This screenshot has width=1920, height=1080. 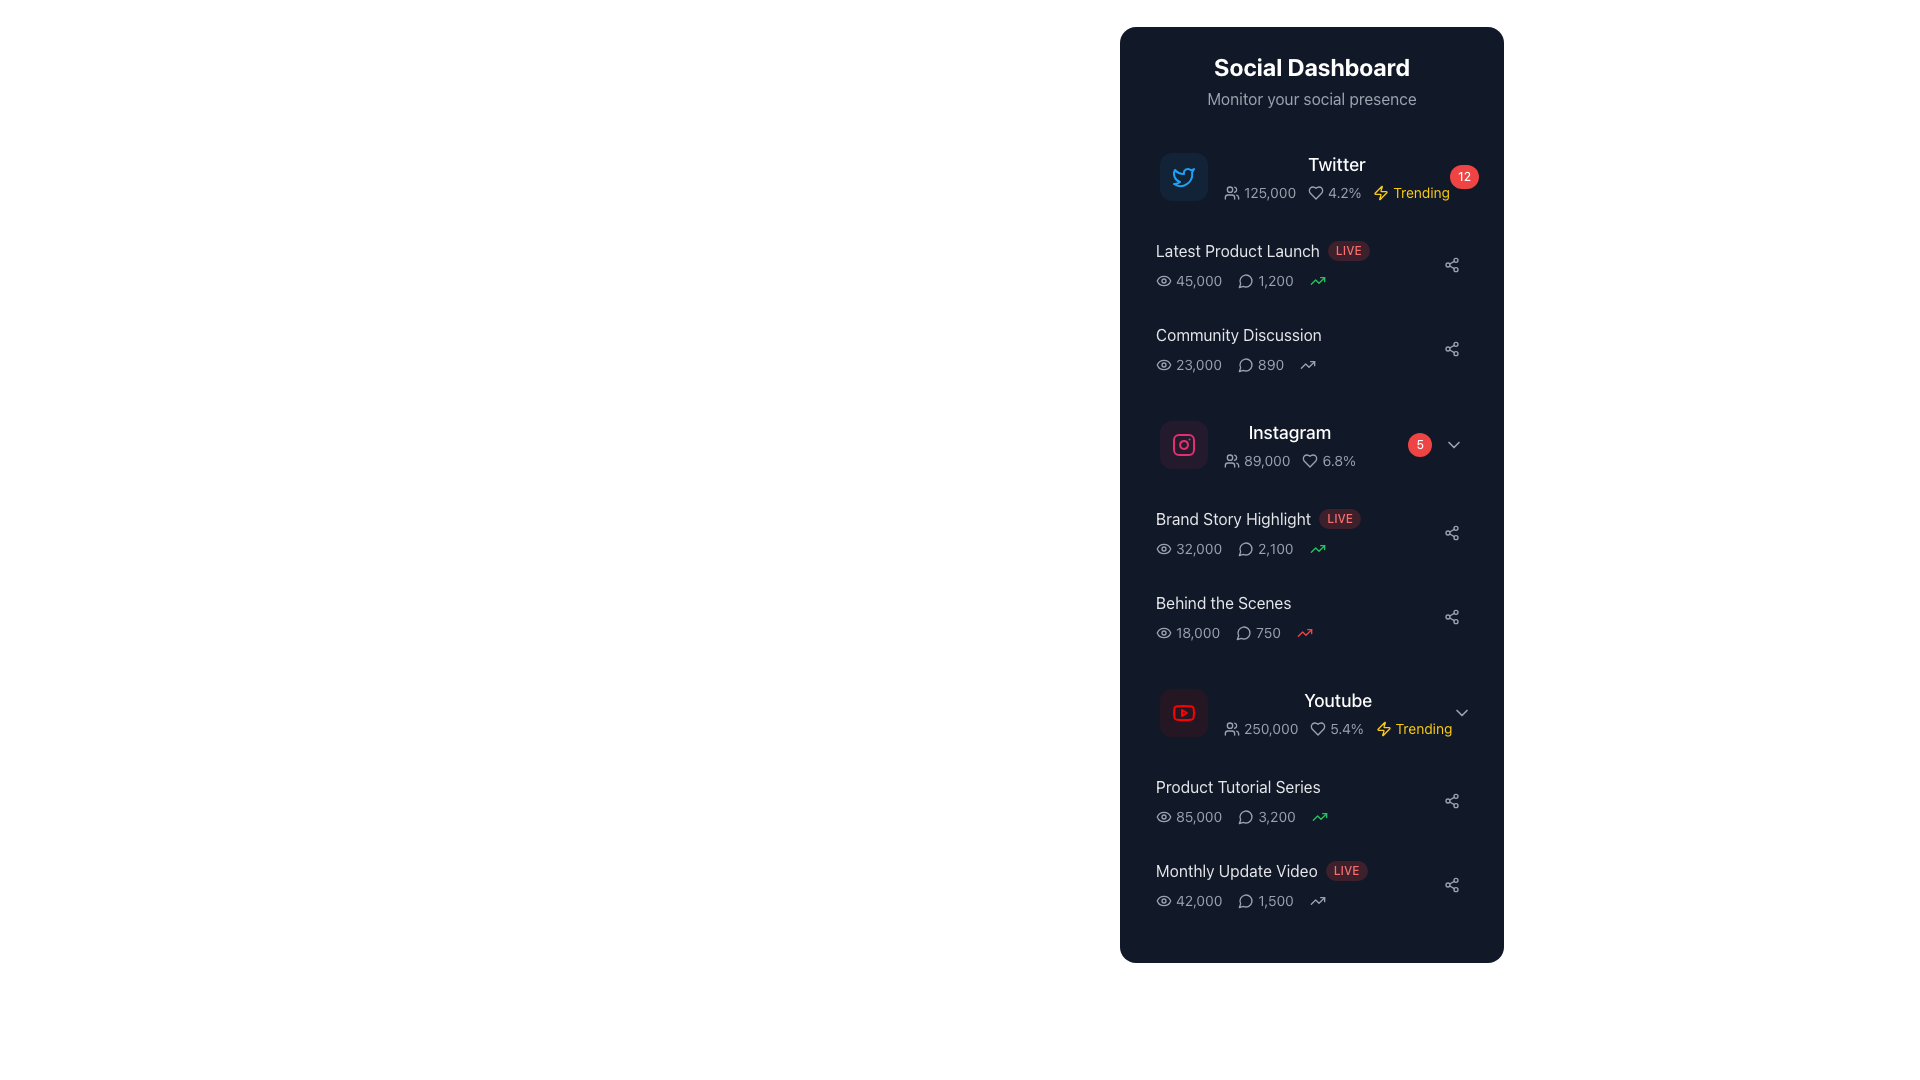 What do you see at coordinates (1318, 729) in the screenshot?
I see `the heart-shaped icon that is located within the 'Youtube' list item on the social dashboard, specifically preceding the text '5.4%'` at bounding box center [1318, 729].